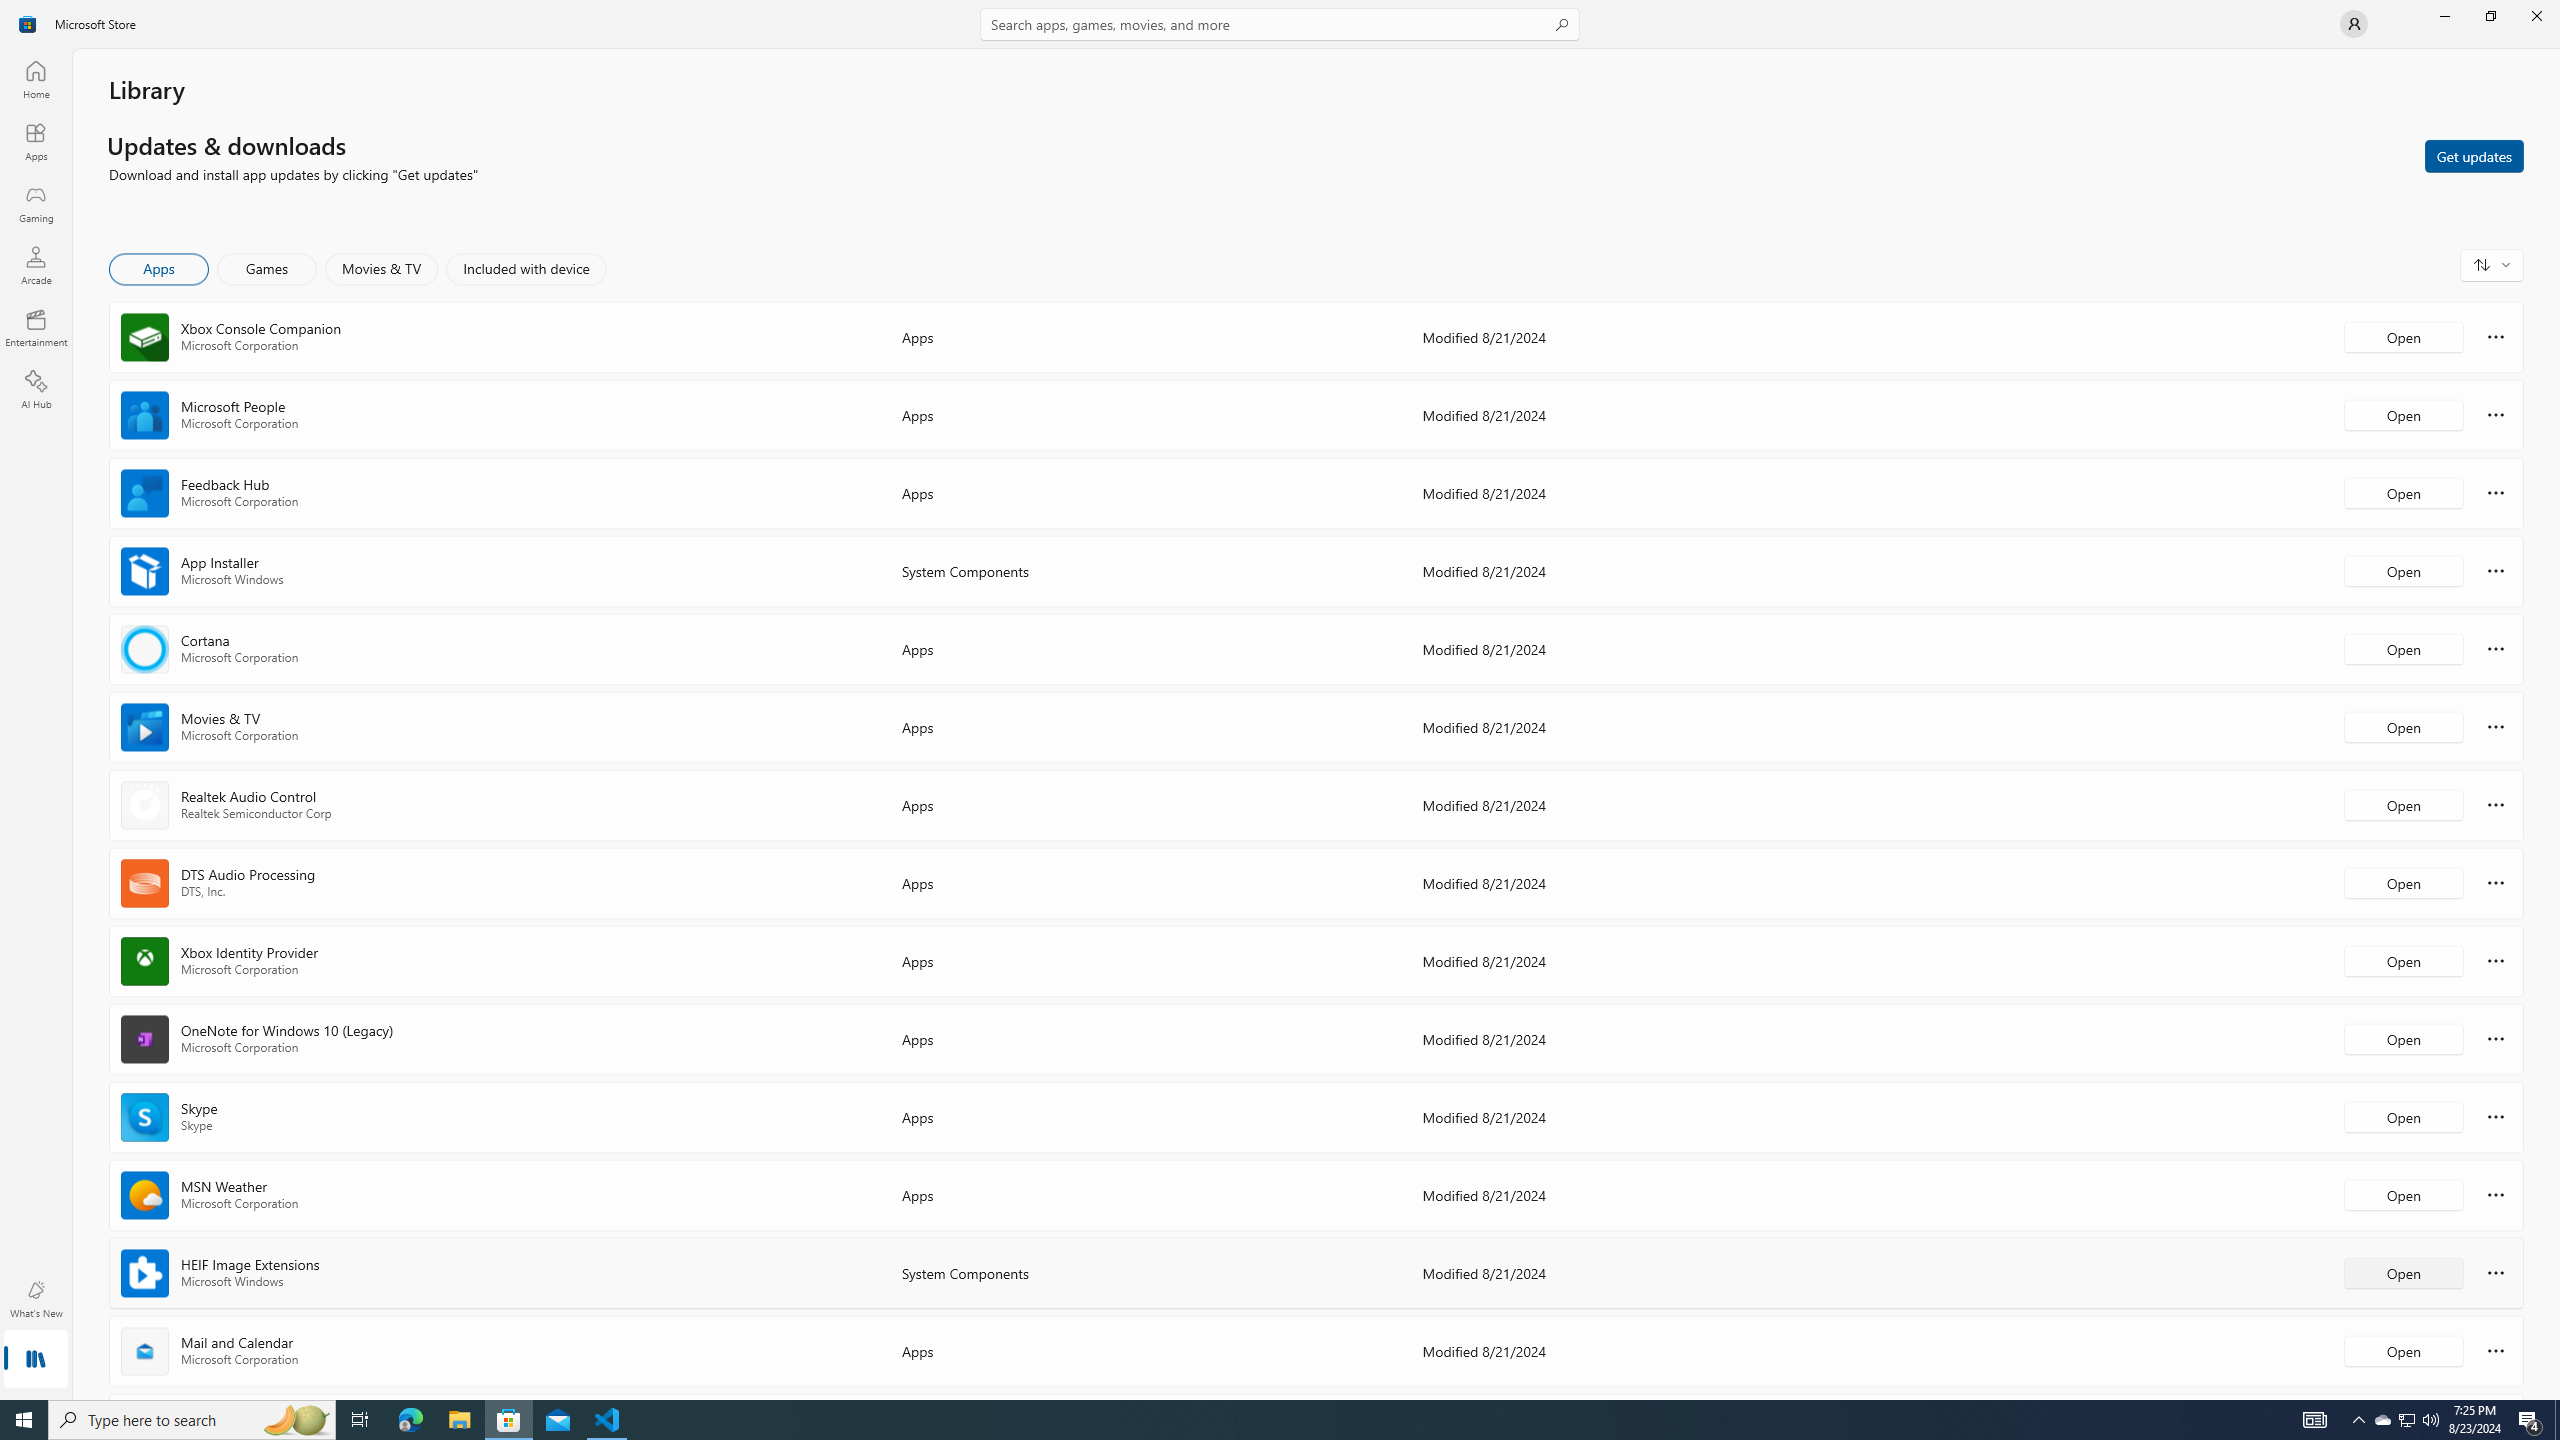 The height and width of the screenshot is (1440, 2560). I want to click on 'Sort and filter', so click(2491, 264).